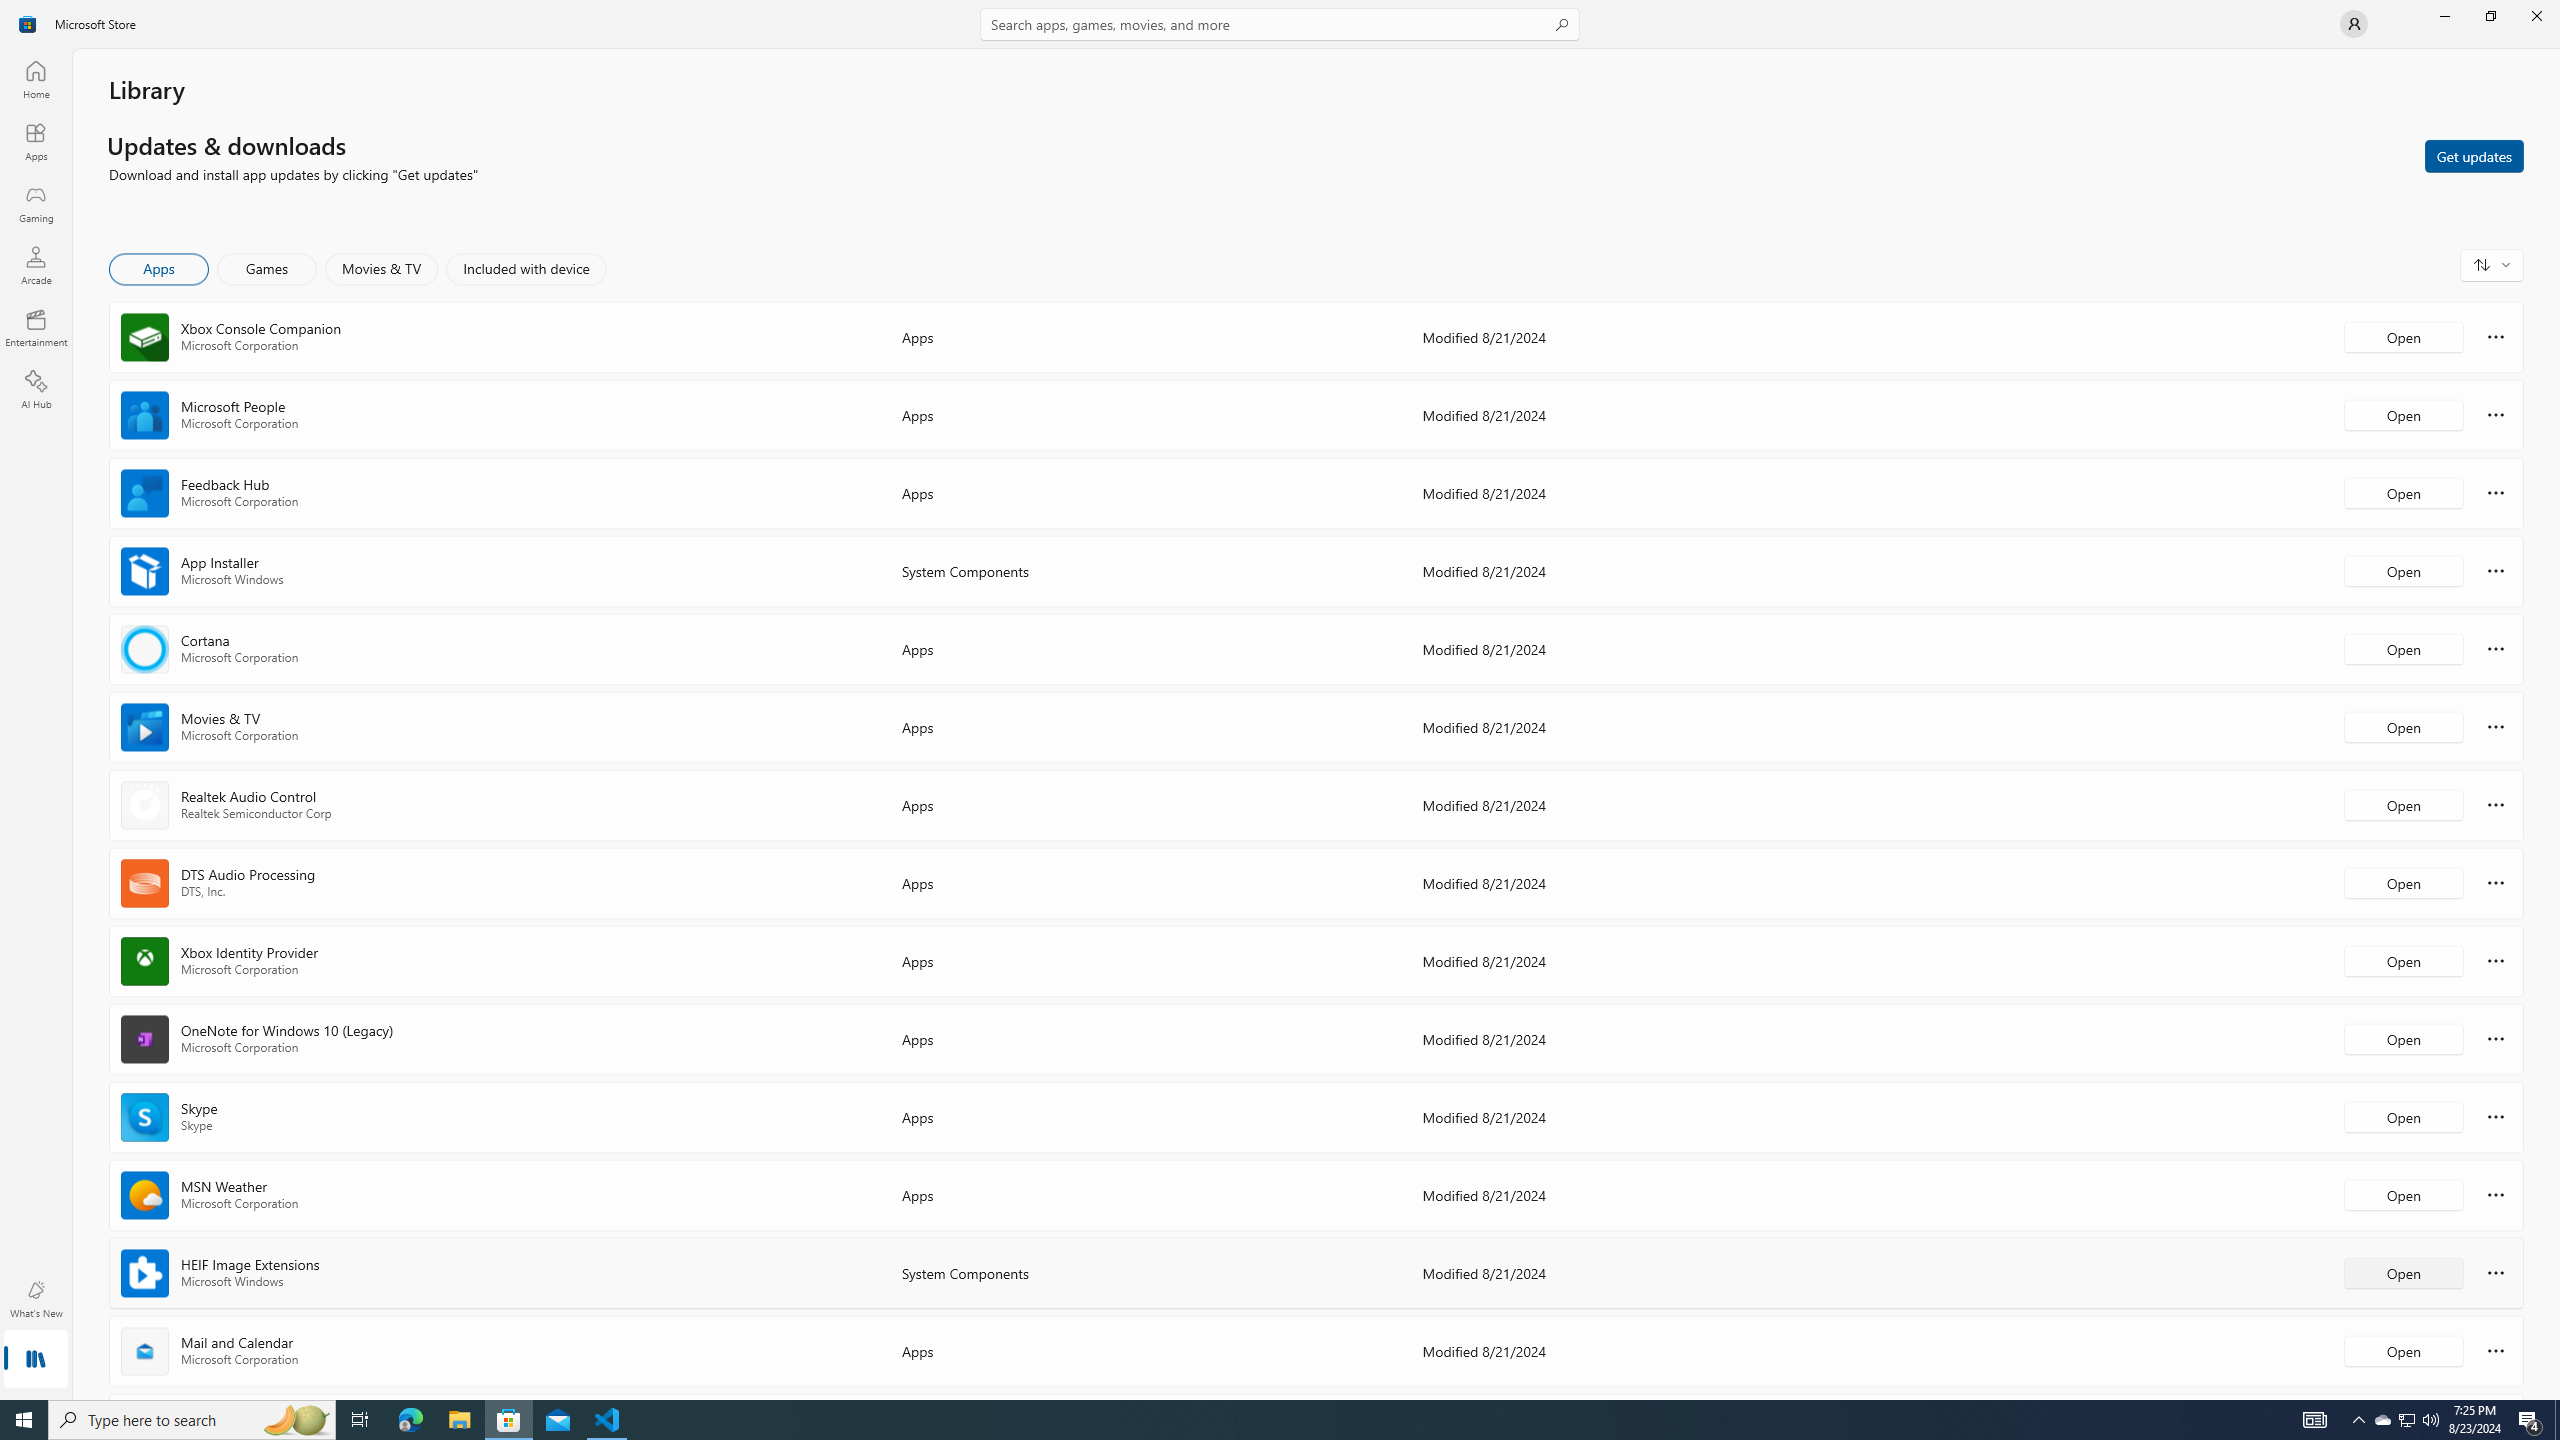 The height and width of the screenshot is (1440, 2560). I want to click on 'Sort and filter', so click(2491, 264).